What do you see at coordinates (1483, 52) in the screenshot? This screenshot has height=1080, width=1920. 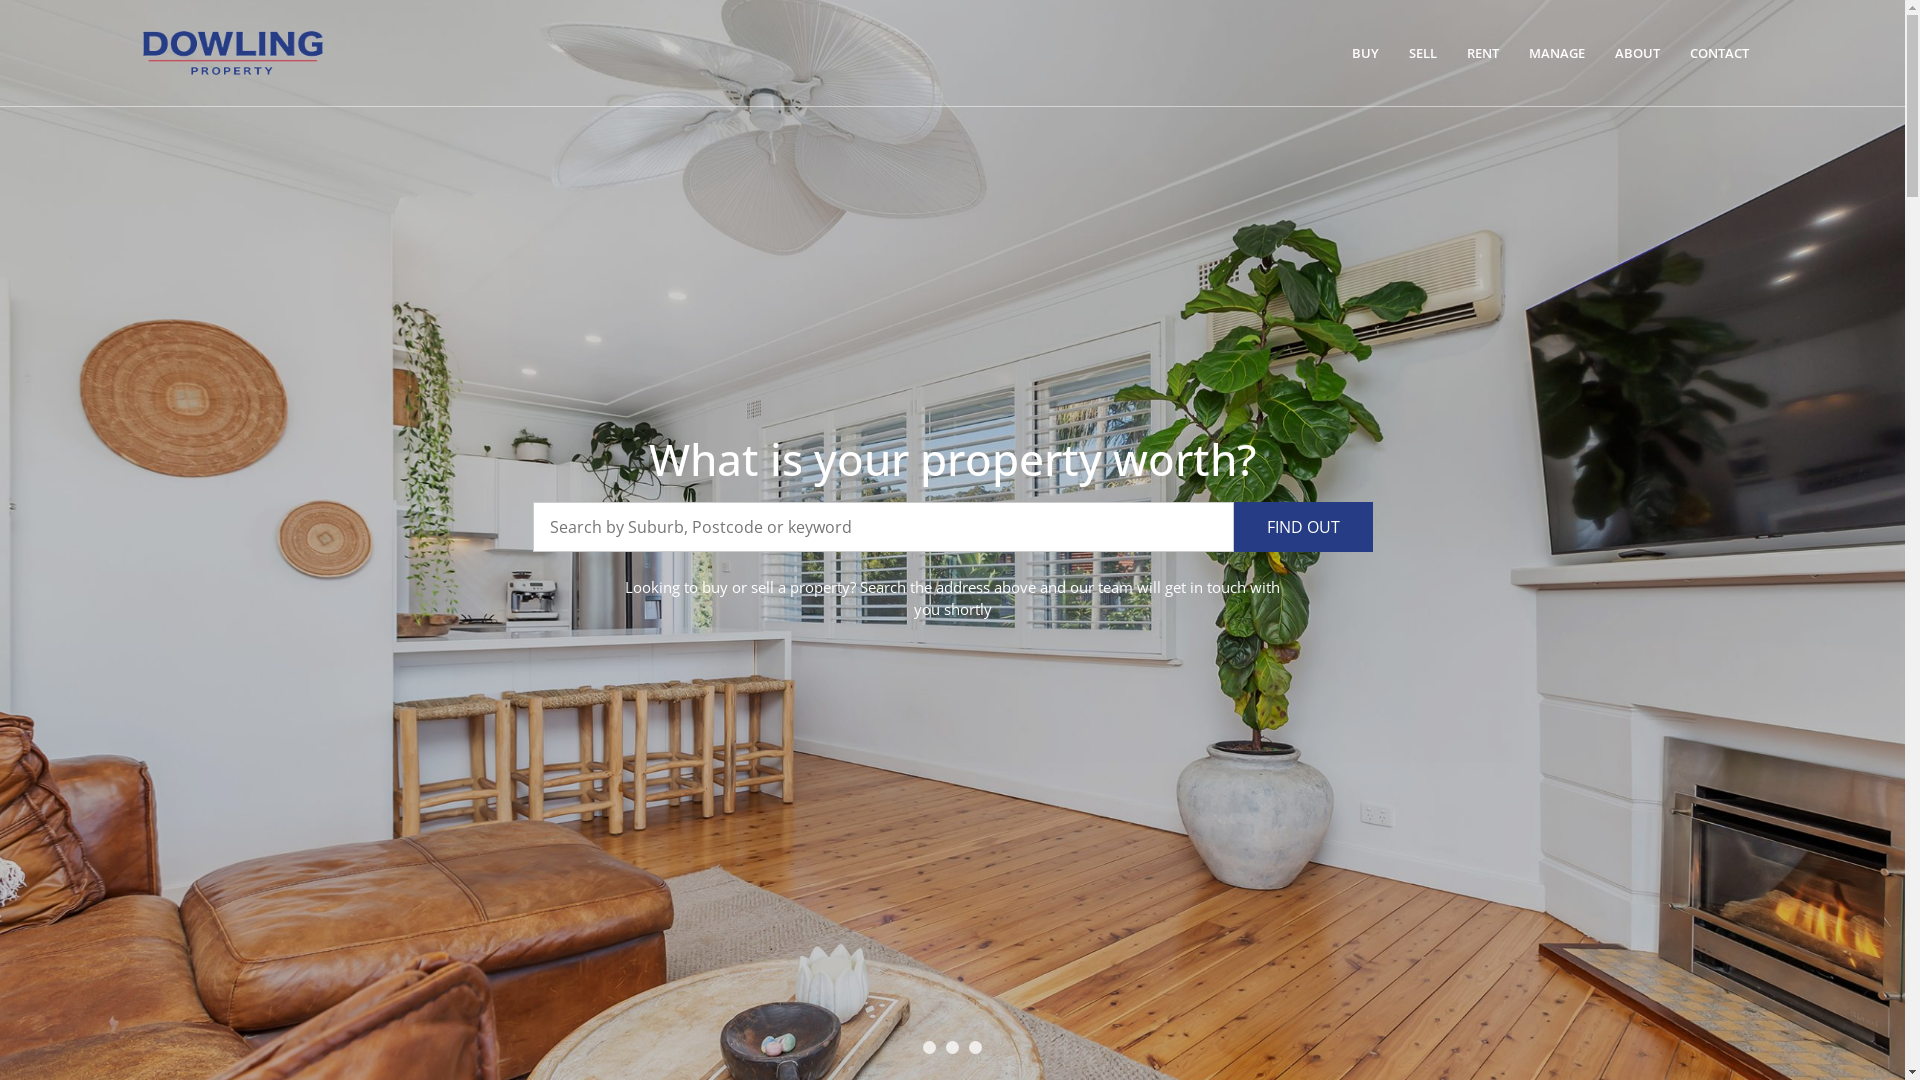 I see `'RENT'` at bounding box center [1483, 52].